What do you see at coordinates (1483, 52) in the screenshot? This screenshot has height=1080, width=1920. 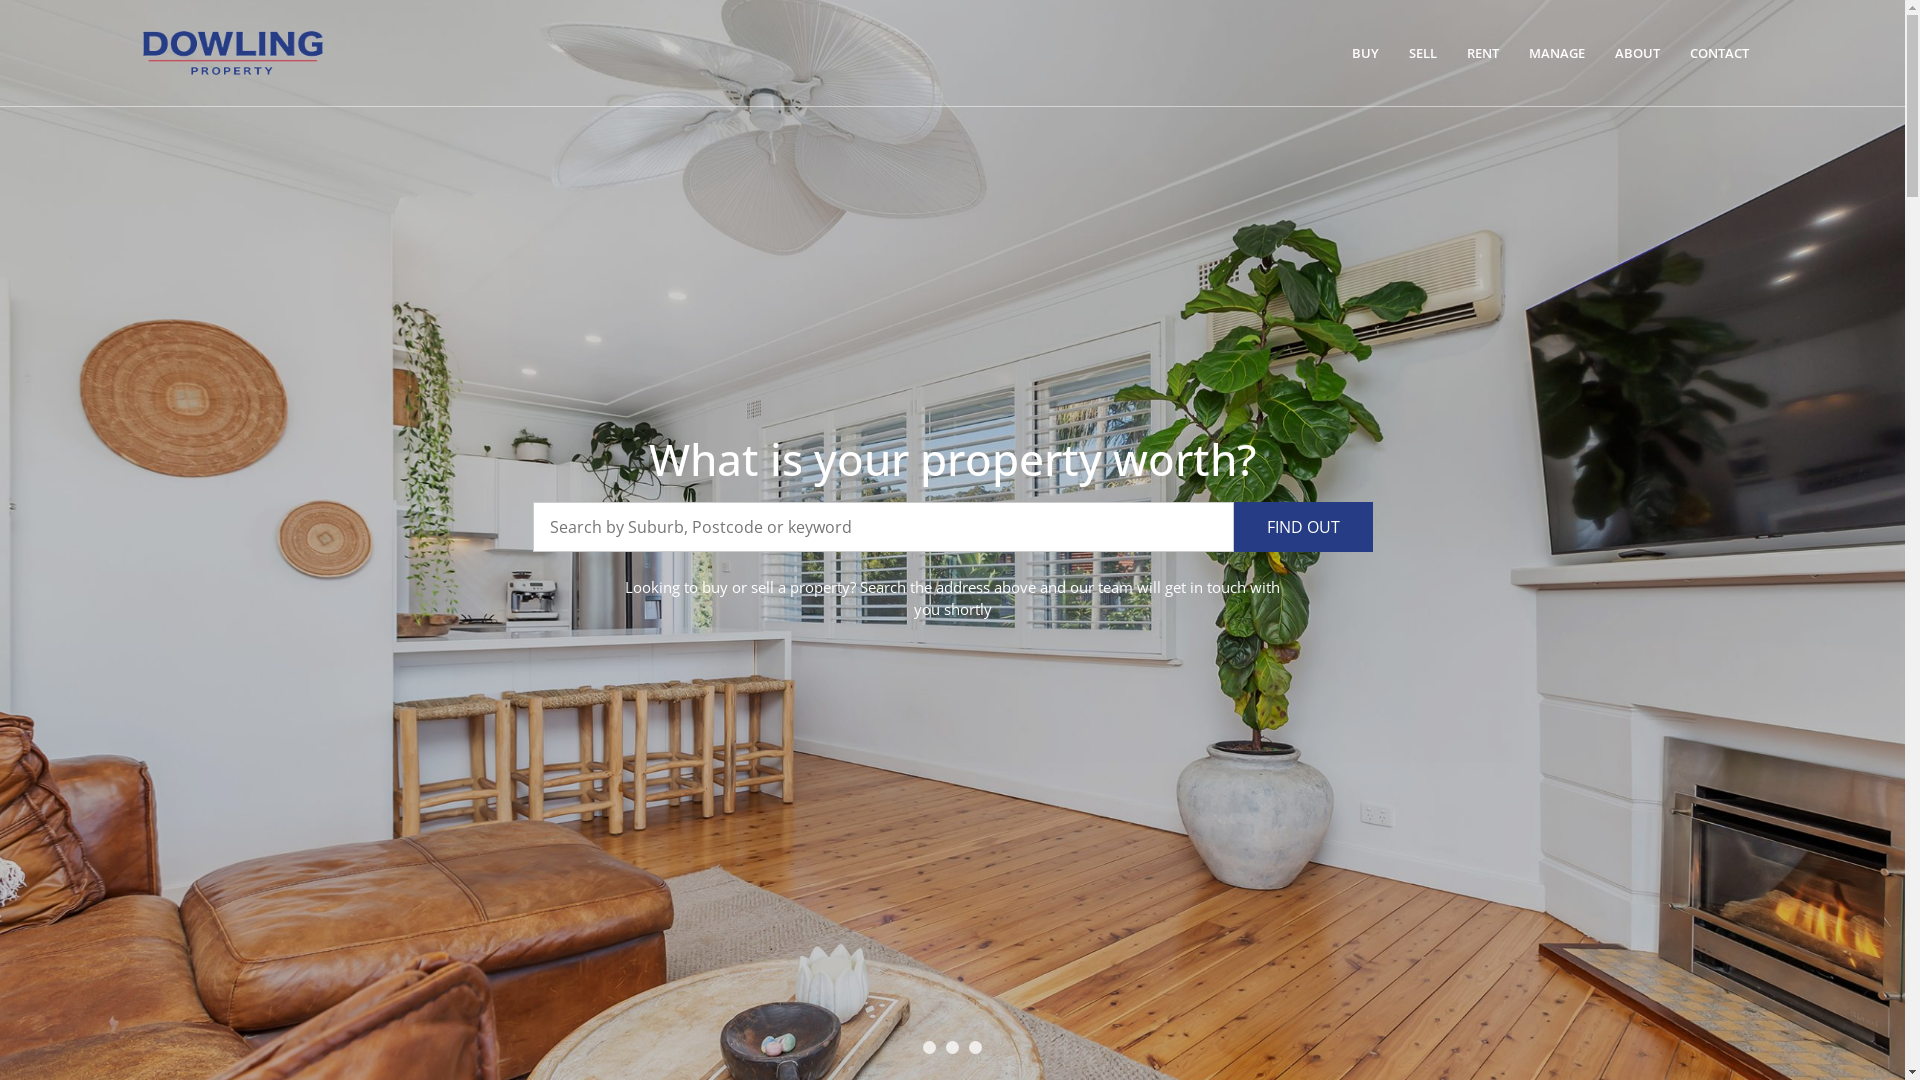 I see `'RENT'` at bounding box center [1483, 52].